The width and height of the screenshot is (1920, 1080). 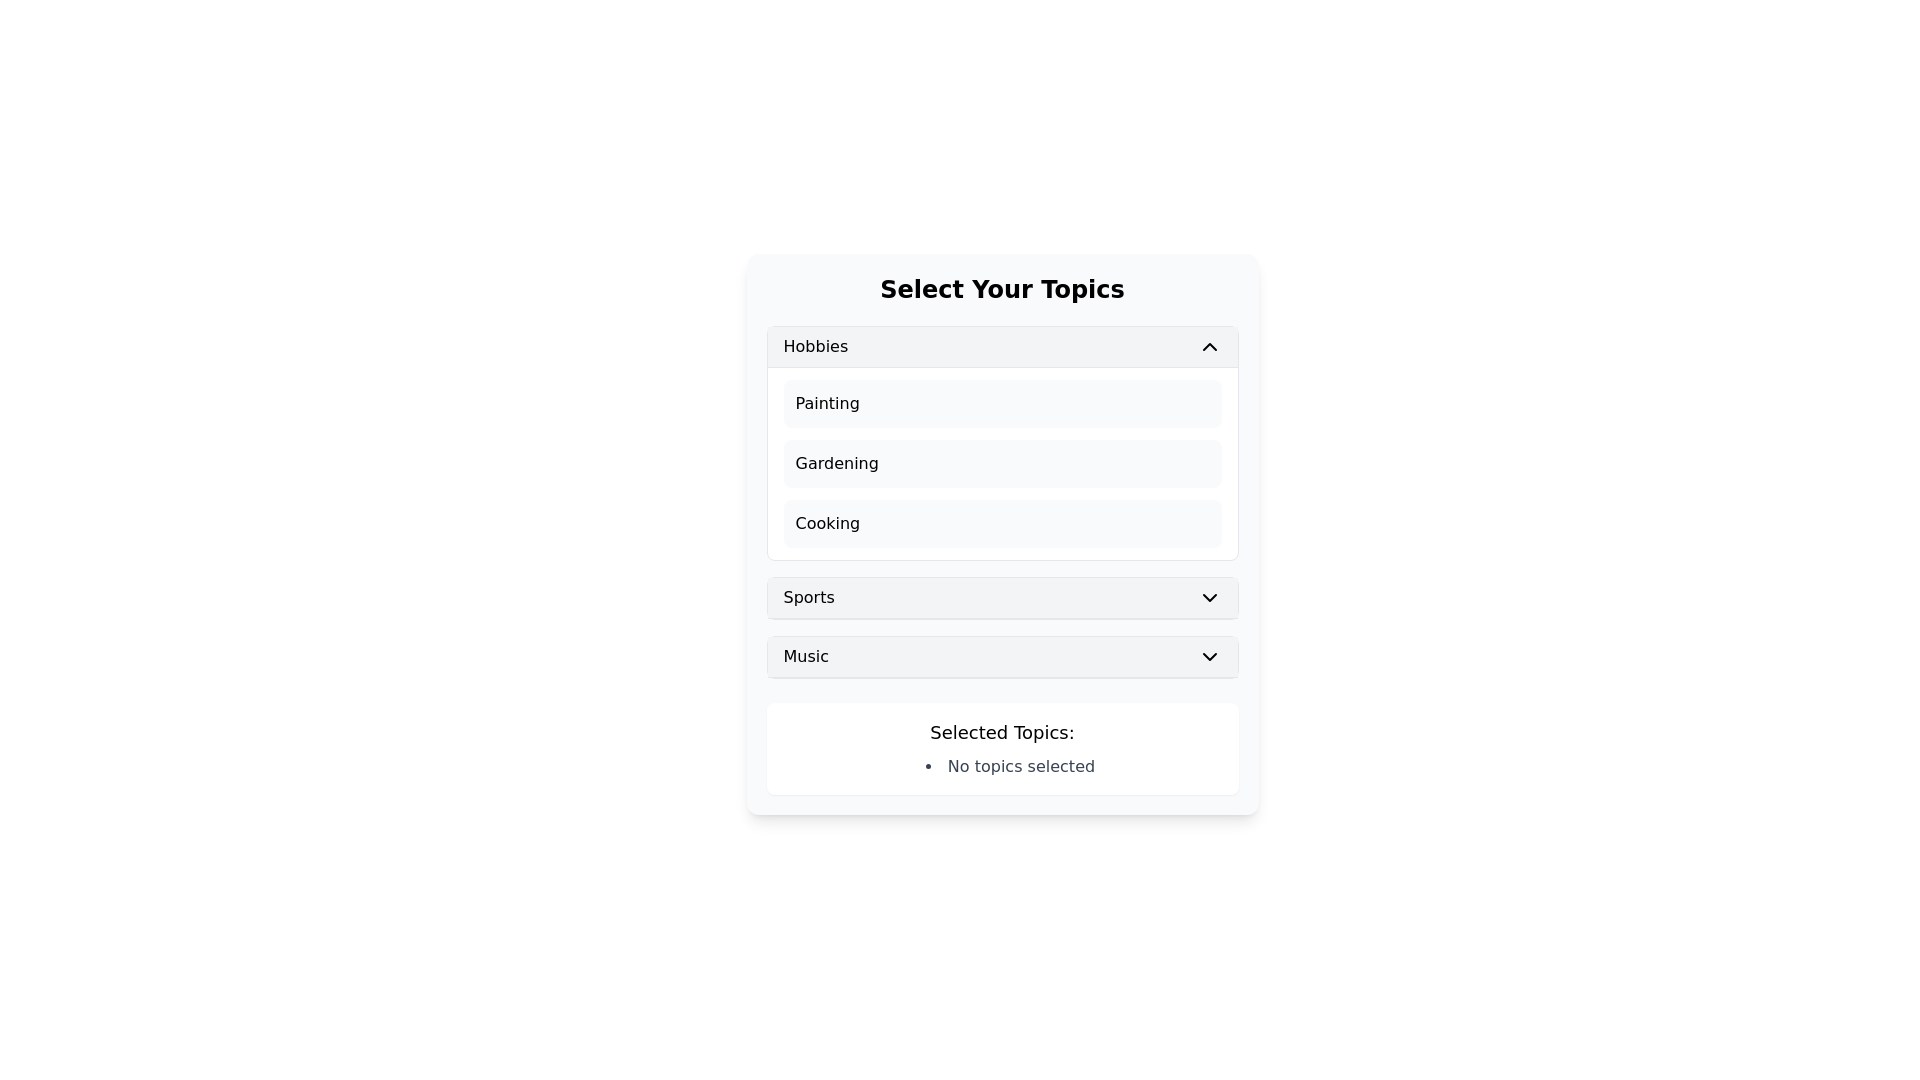 What do you see at coordinates (1002, 501) in the screenshot?
I see `to select an item from the dropdown list of hobbies, which includes options like 'Painting', 'Gardening', and 'Cooking'` at bounding box center [1002, 501].